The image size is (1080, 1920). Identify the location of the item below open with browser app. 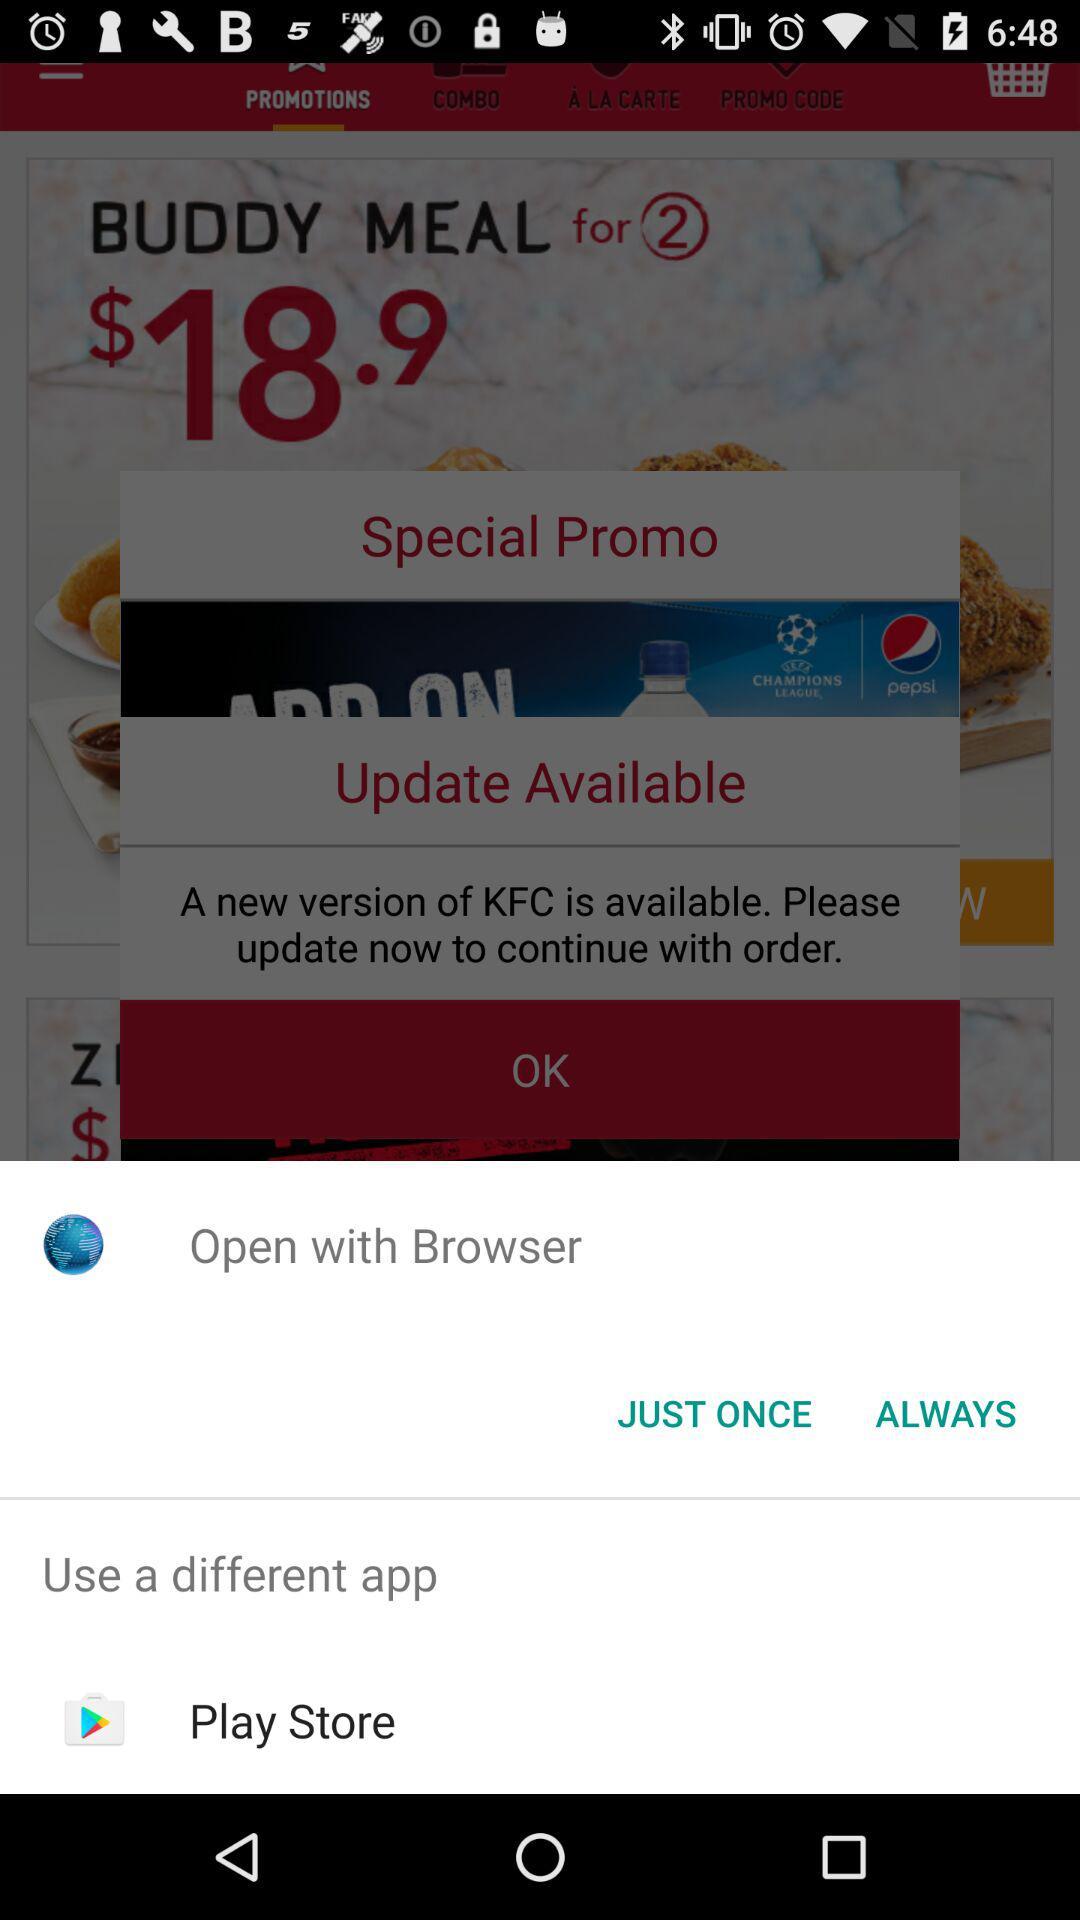
(713, 1411).